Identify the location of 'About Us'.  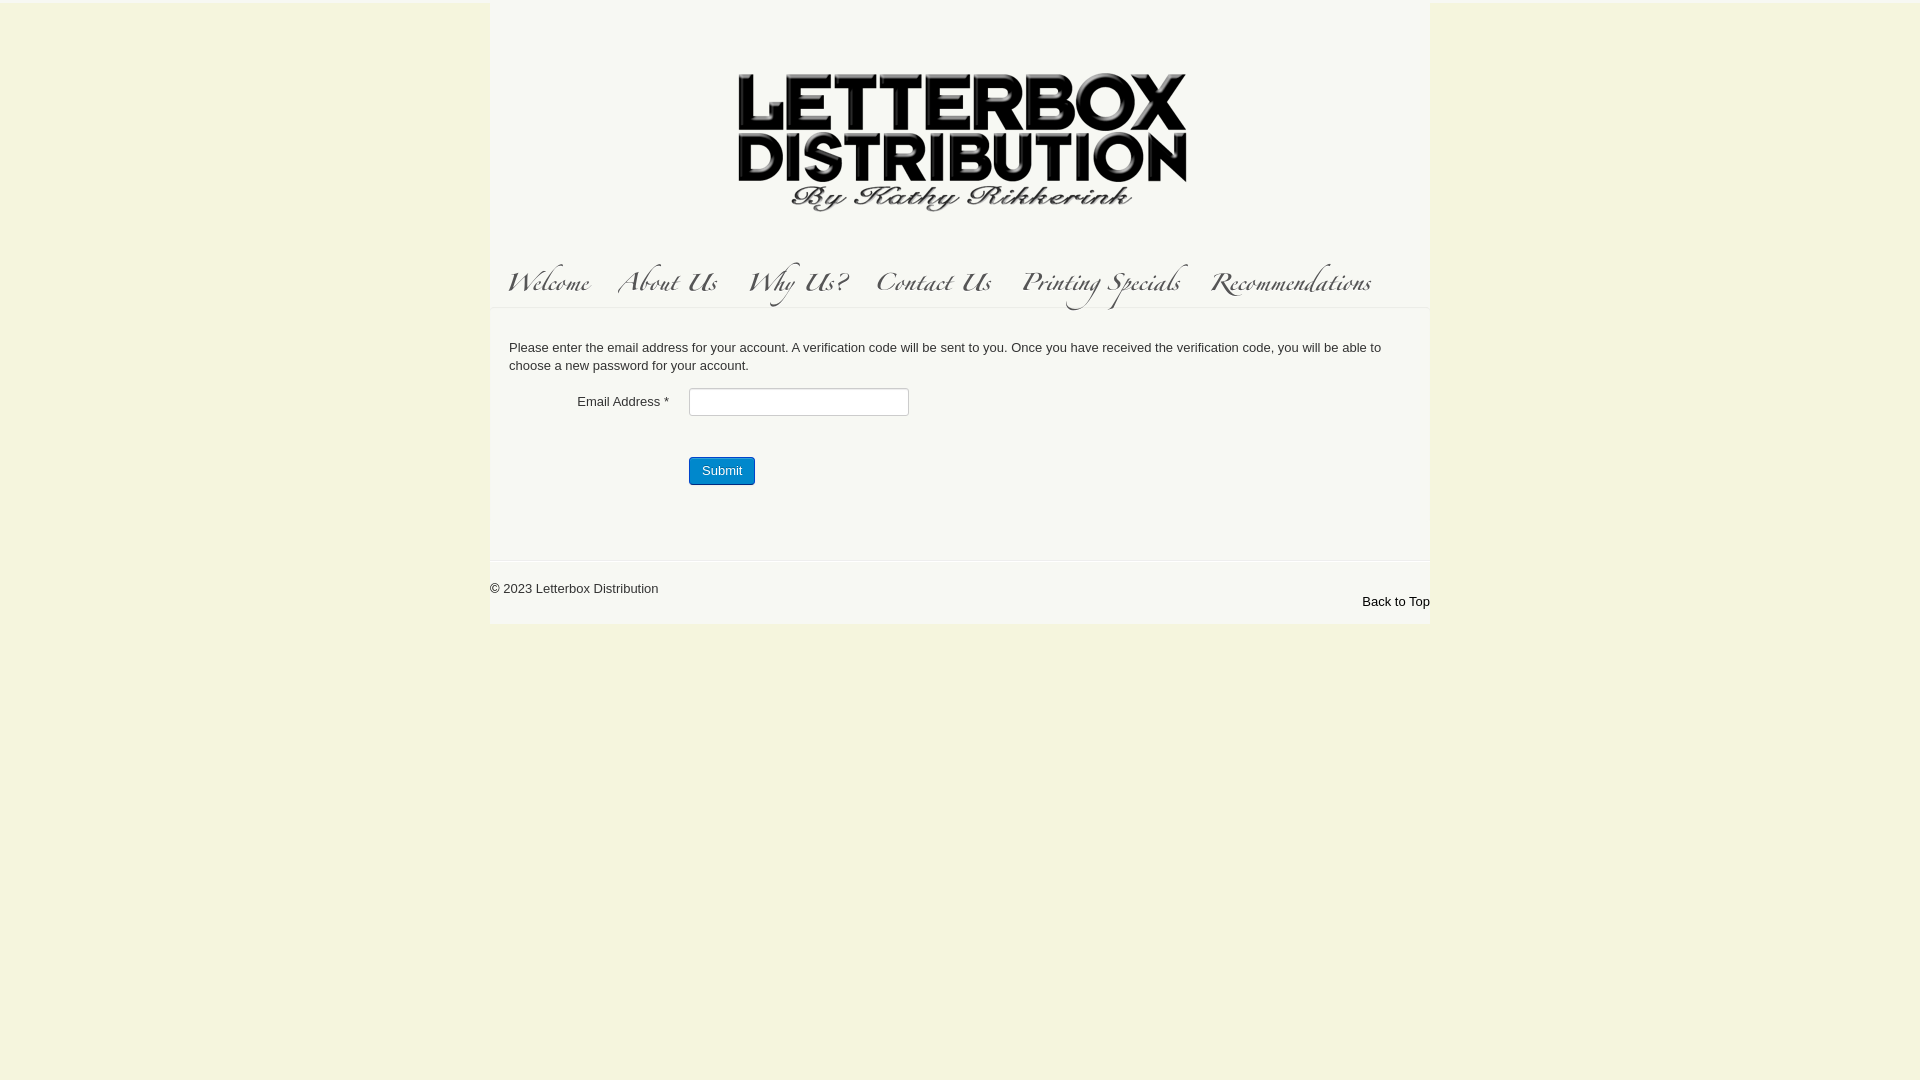
(667, 286).